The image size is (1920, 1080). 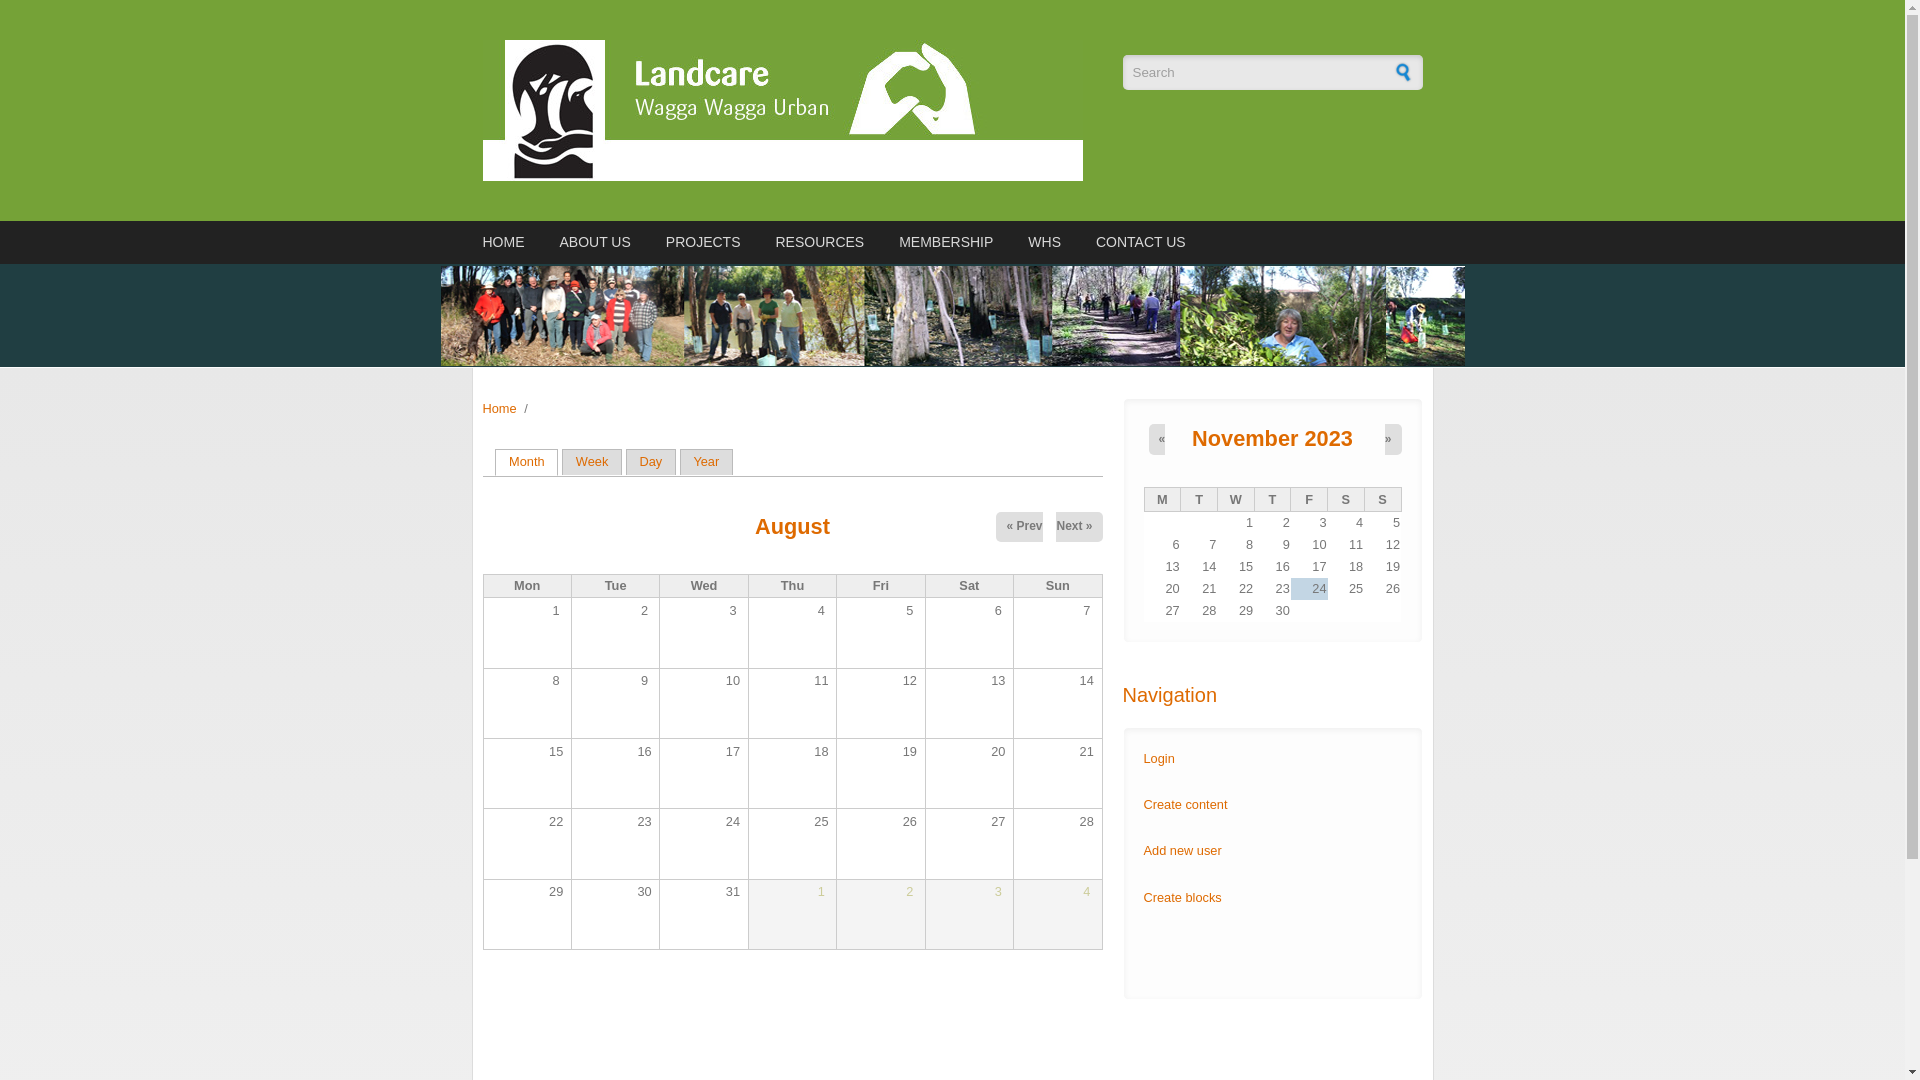 What do you see at coordinates (1182, 850) in the screenshot?
I see `'Add new user'` at bounding box center [1182, 850].